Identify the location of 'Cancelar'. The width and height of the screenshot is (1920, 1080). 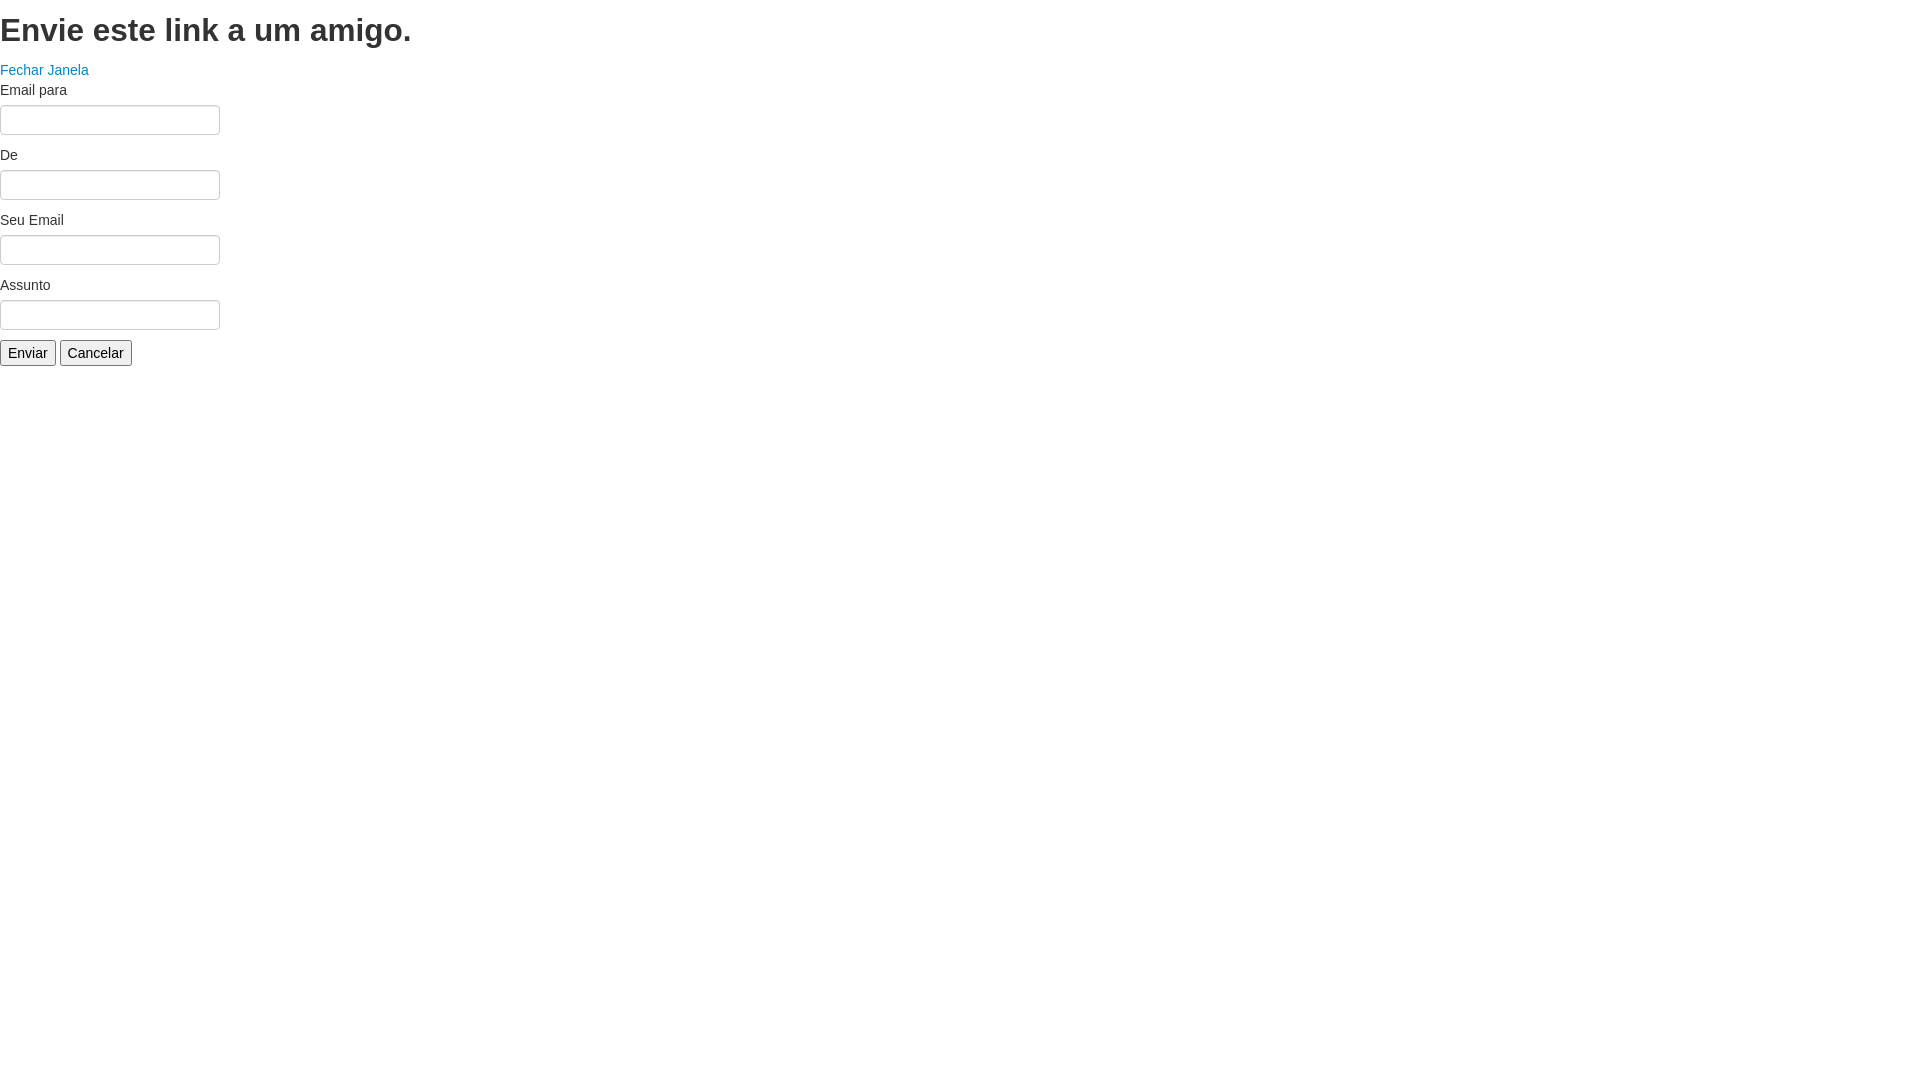
(59, 352).